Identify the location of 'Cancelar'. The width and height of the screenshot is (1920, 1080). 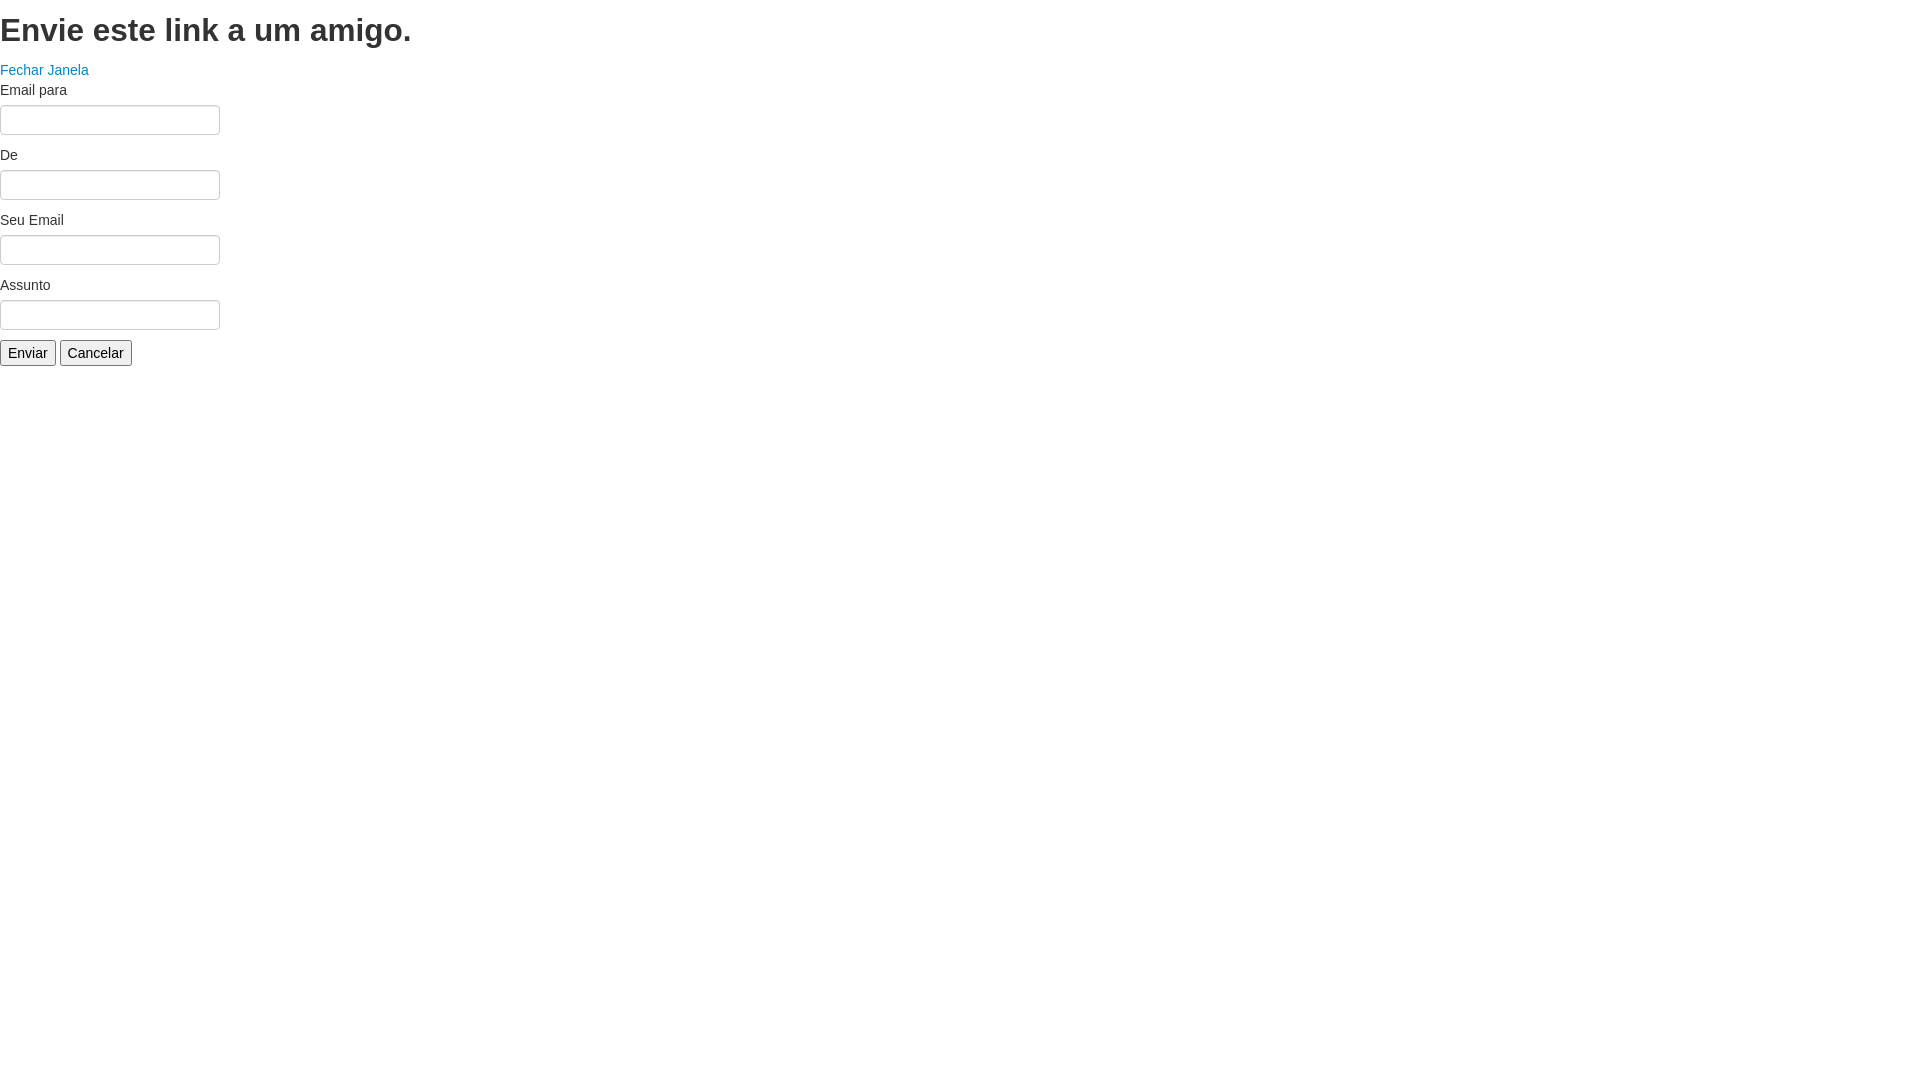
(59, 352).